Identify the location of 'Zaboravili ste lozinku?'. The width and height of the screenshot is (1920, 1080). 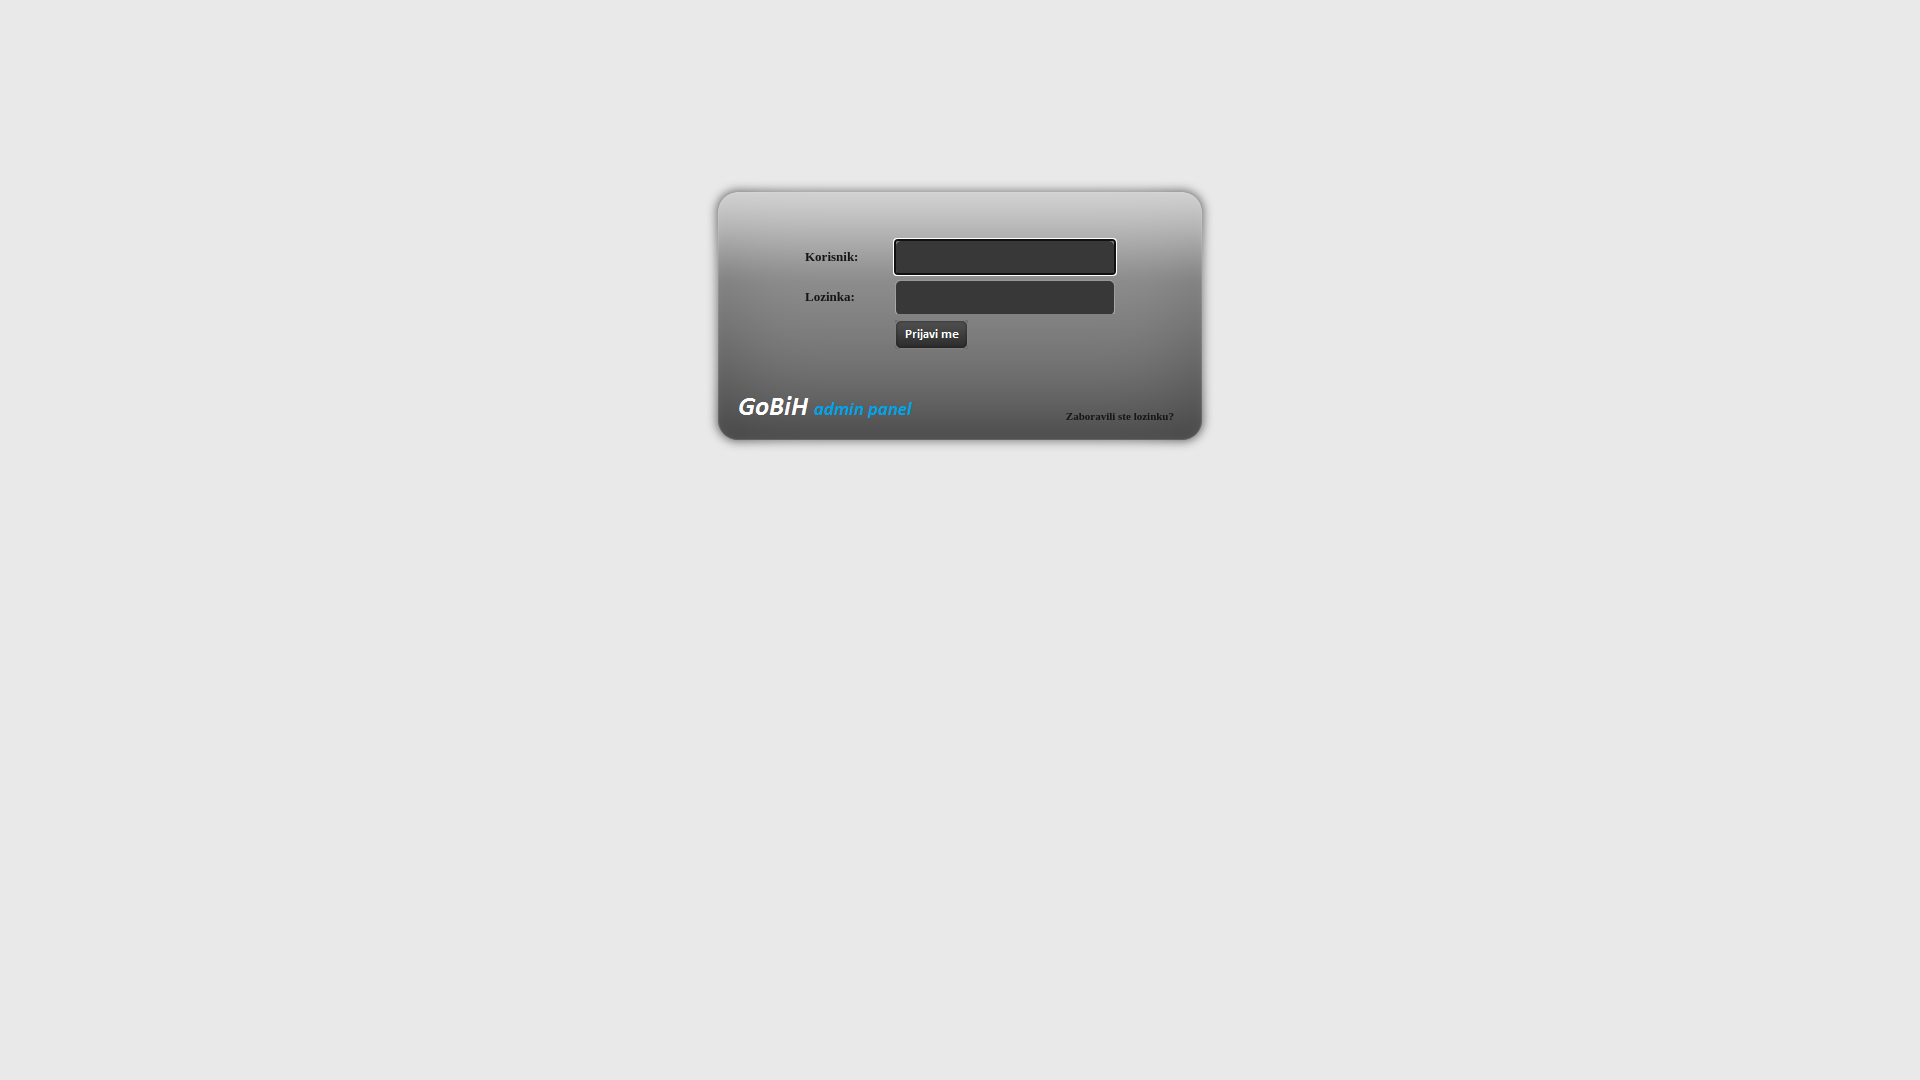
(1118, 415).